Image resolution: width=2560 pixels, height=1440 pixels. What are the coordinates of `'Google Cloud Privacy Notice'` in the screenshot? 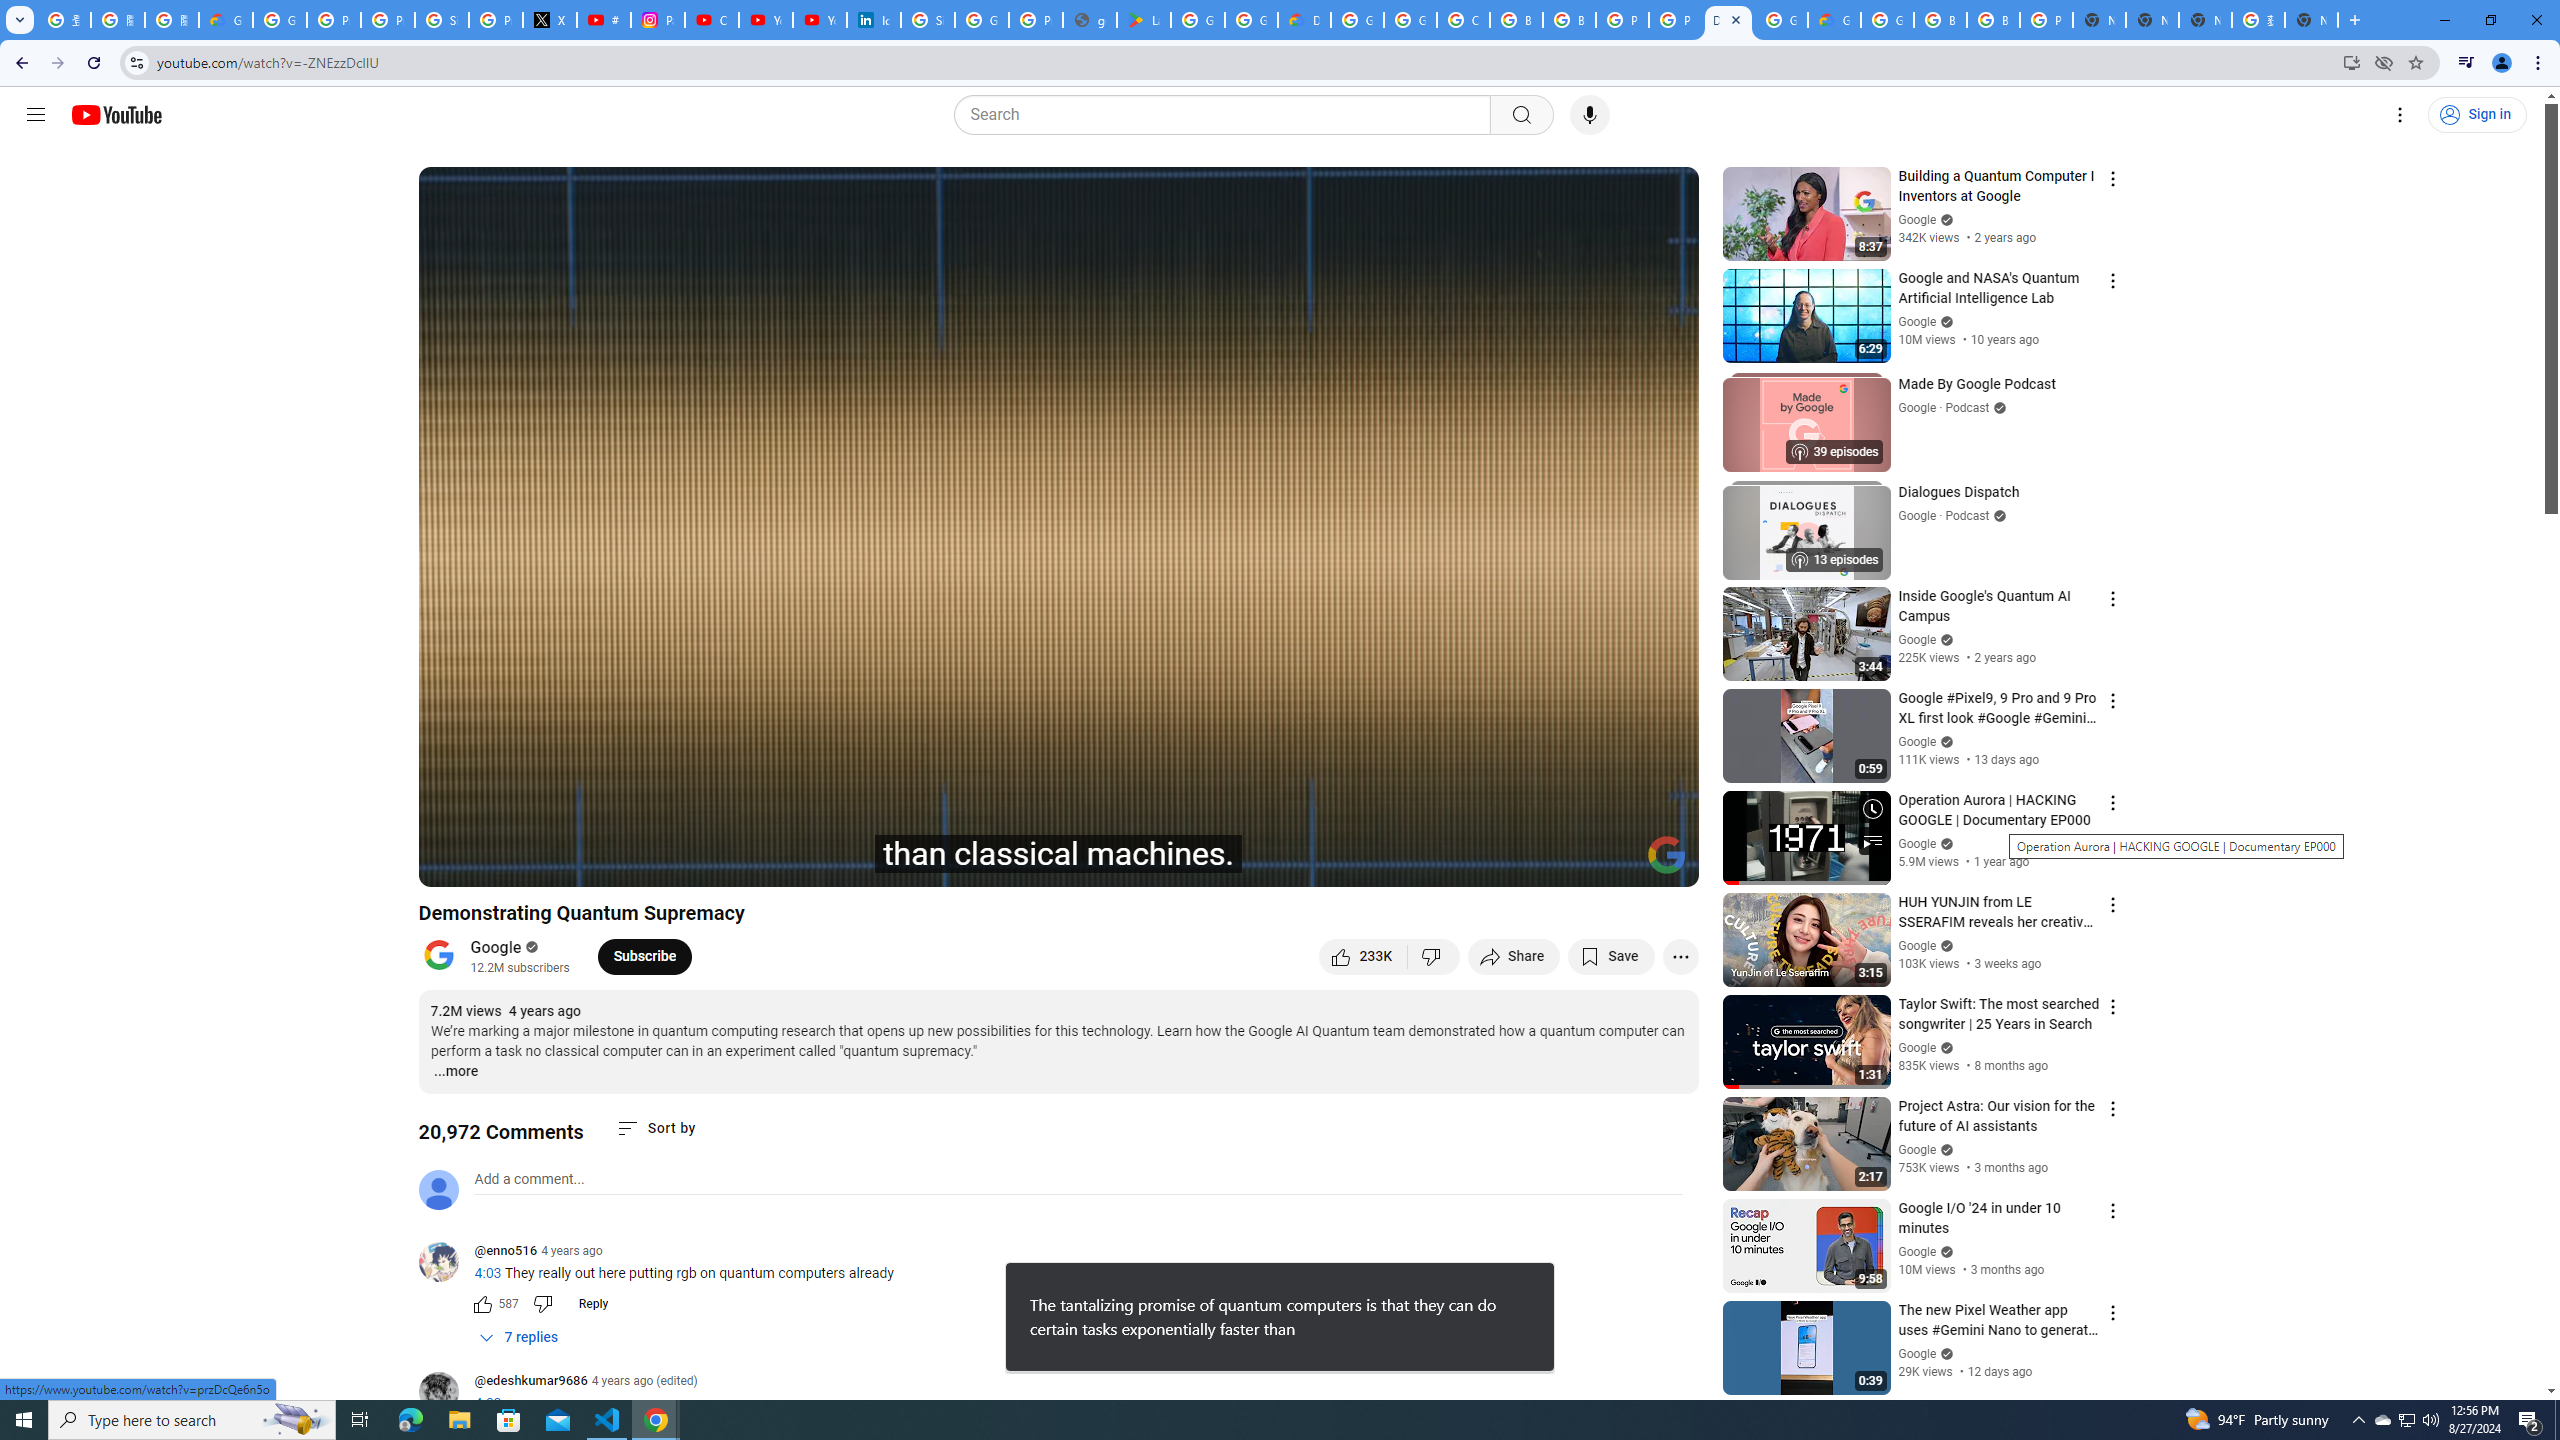 It's located at (224, 19).